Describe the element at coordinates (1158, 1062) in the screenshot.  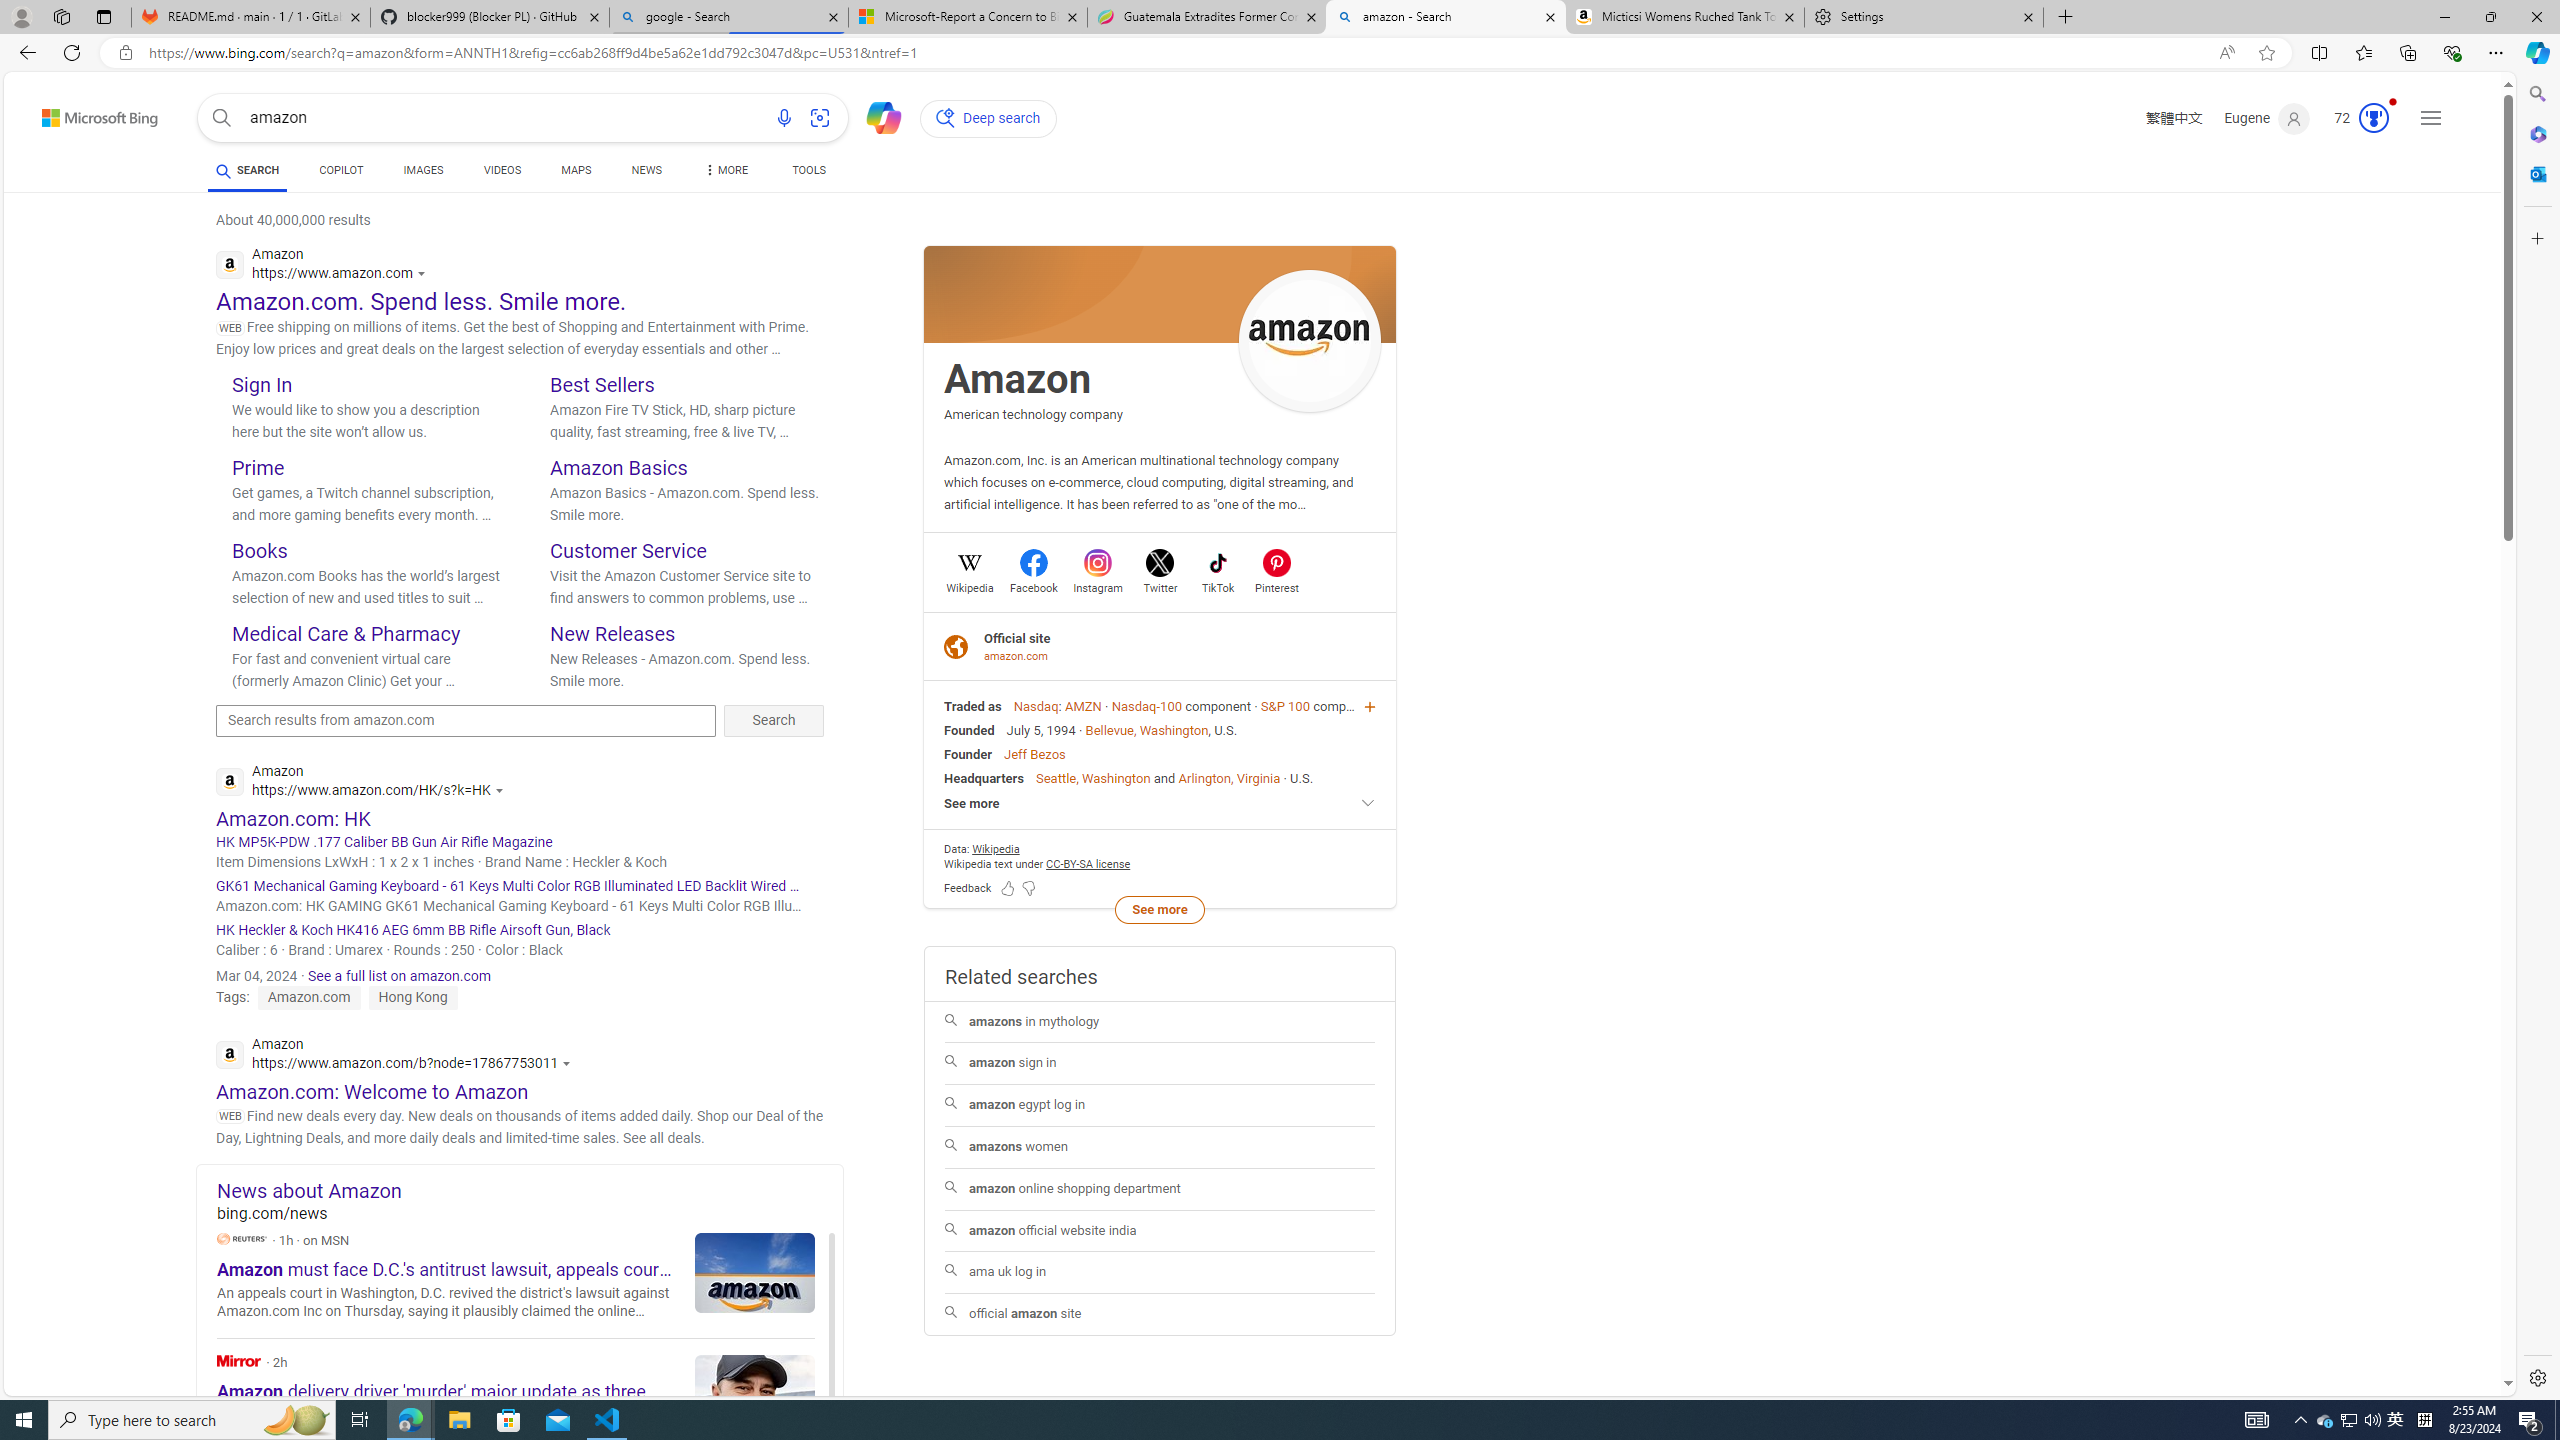
I see `'amazon sign in'` at that location.